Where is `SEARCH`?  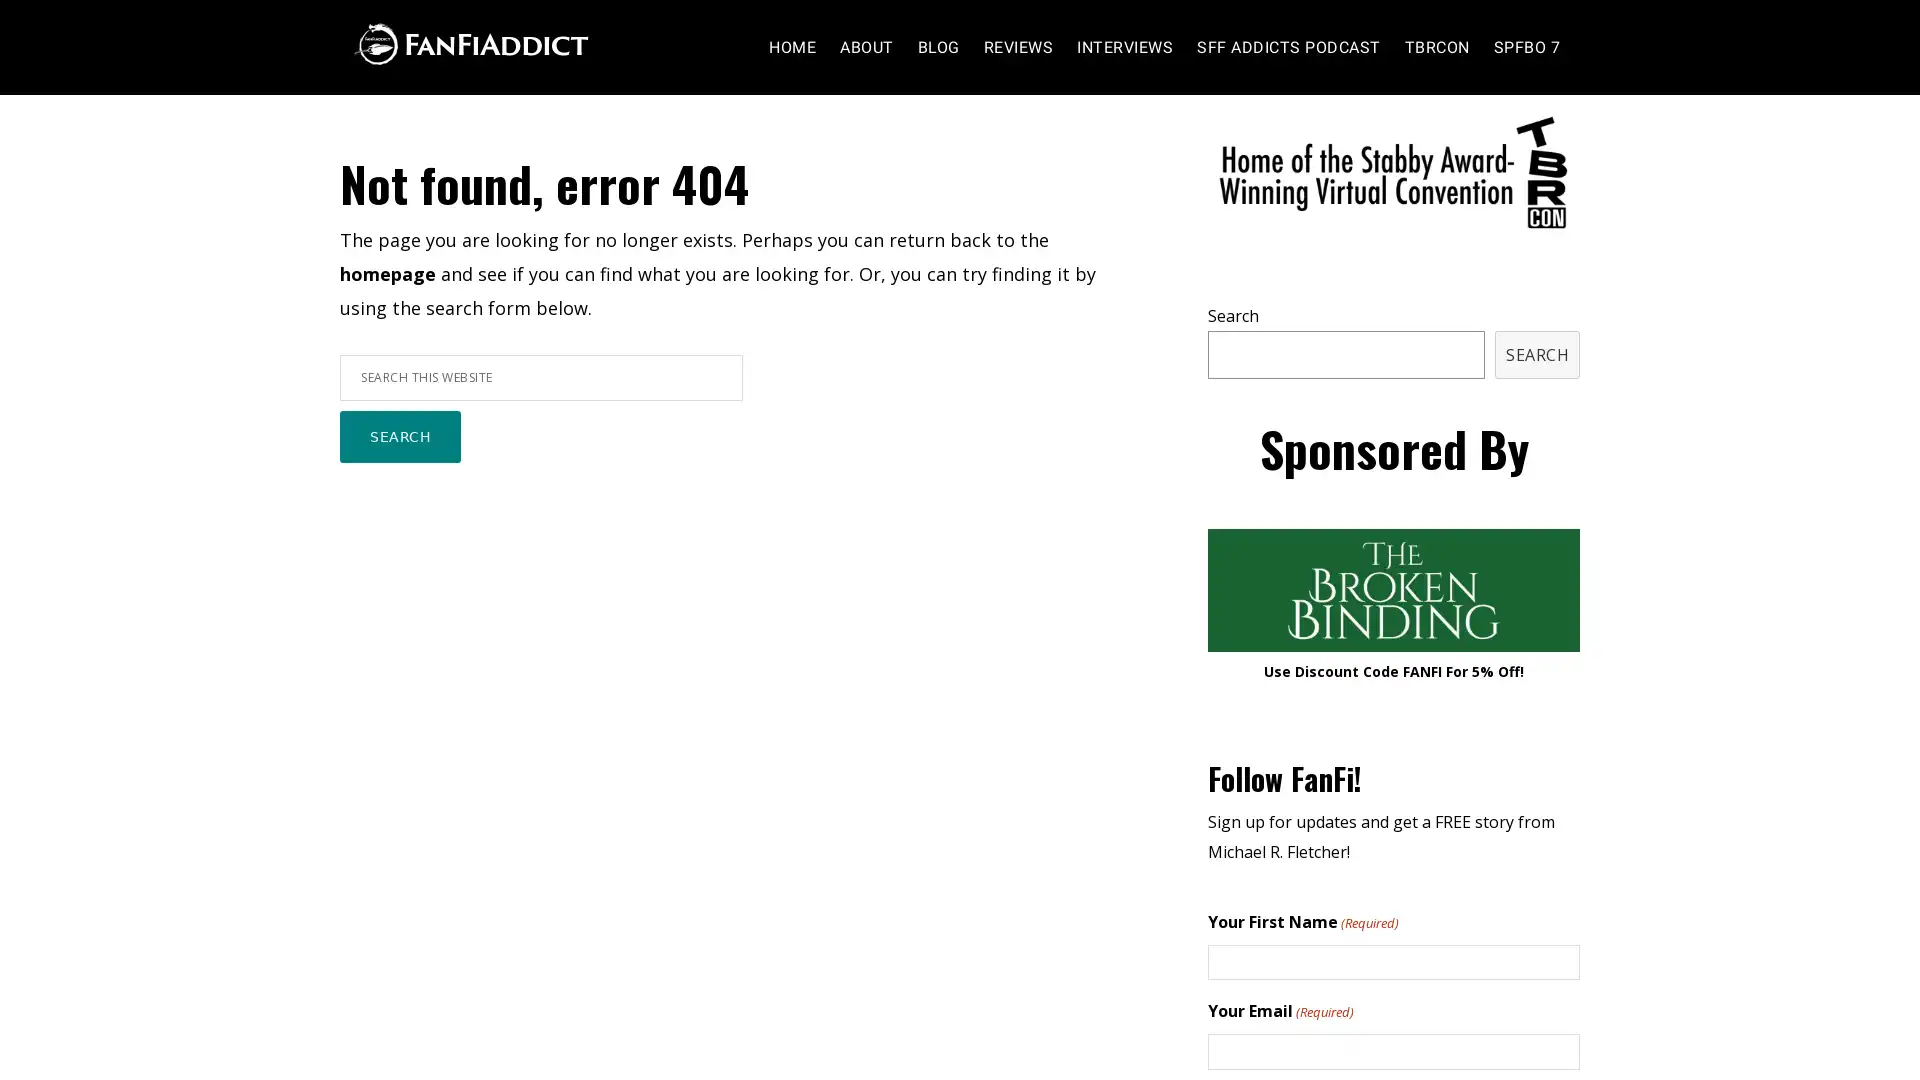
SEARCH is located at coordinates (1536, 393).